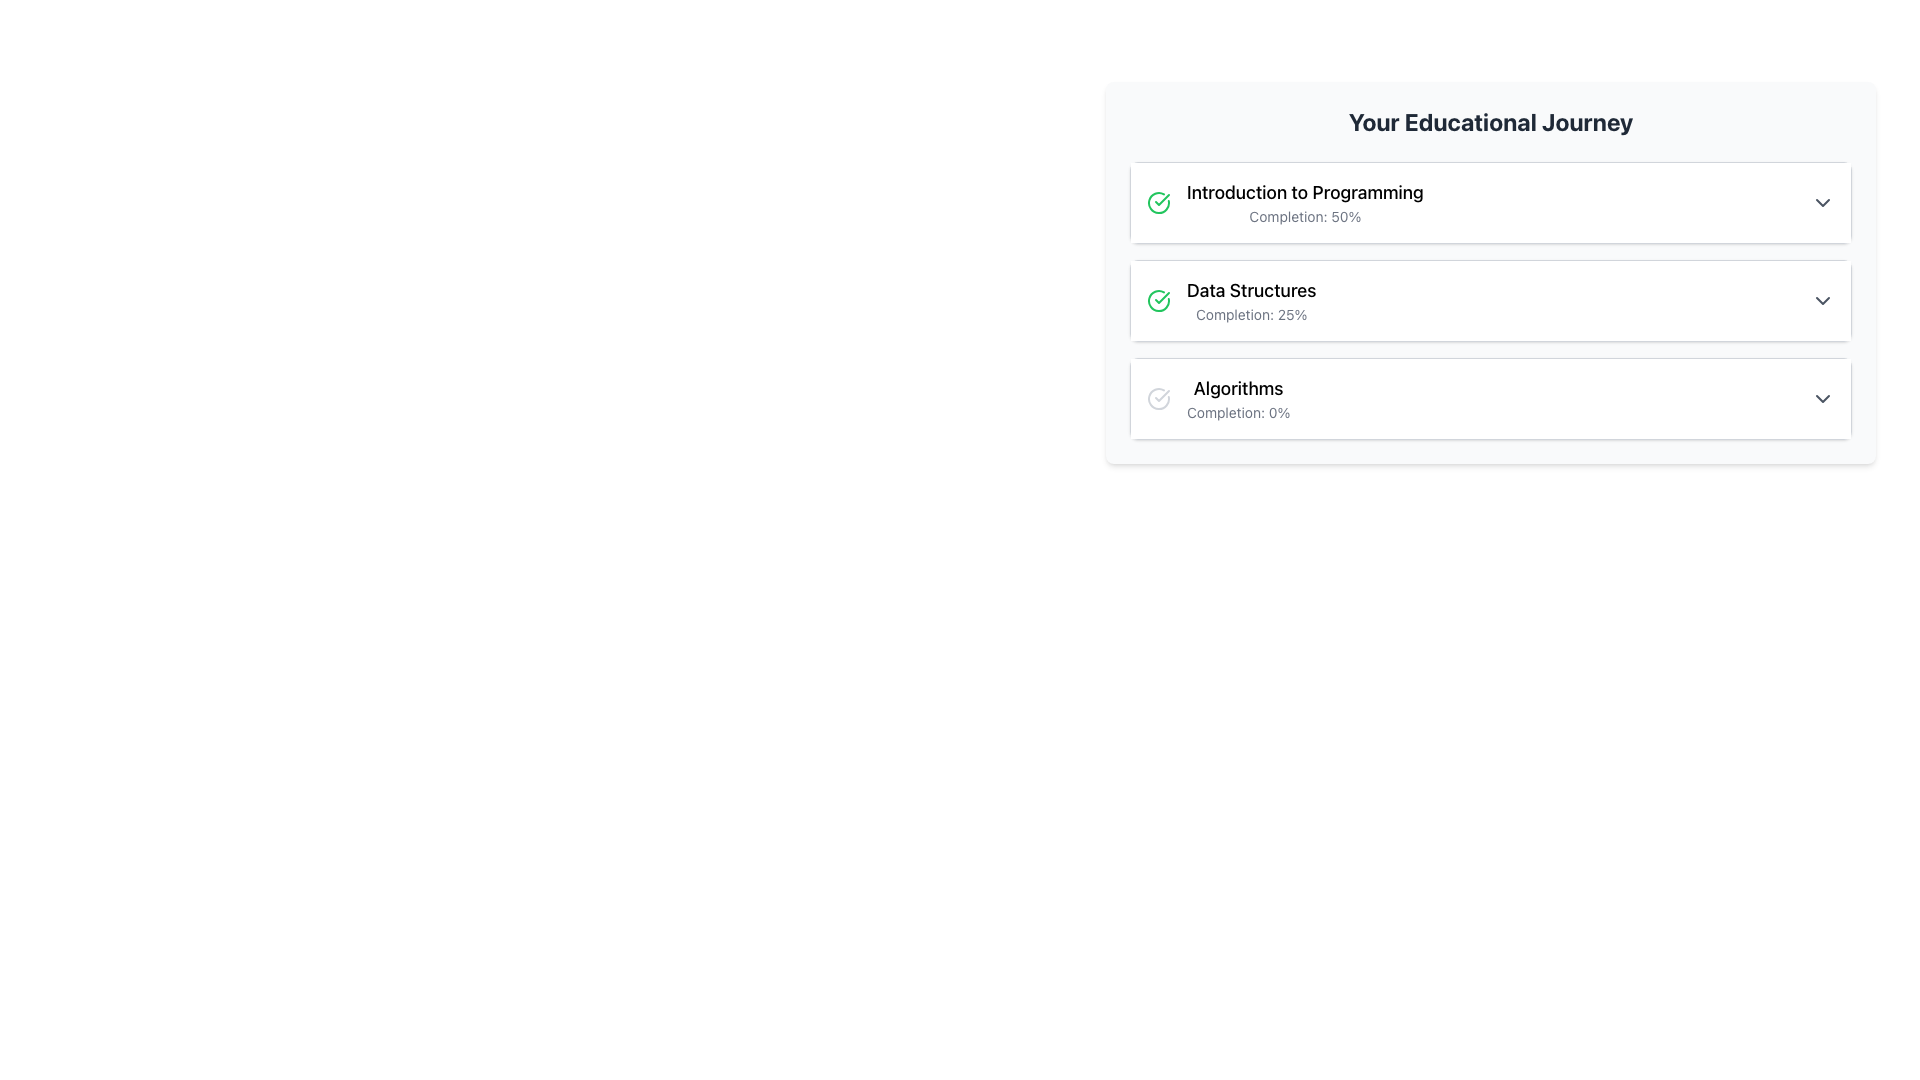 The image size is (1920, 1080). What do you see at coordinates (1158, 398) in the screenshot?
I see `small gray circle icon with a checkmark inside it, located to the left of the 'Algorithms' course title in the 'Your Educational Journey' interface` at bounding box center [1158, 398].